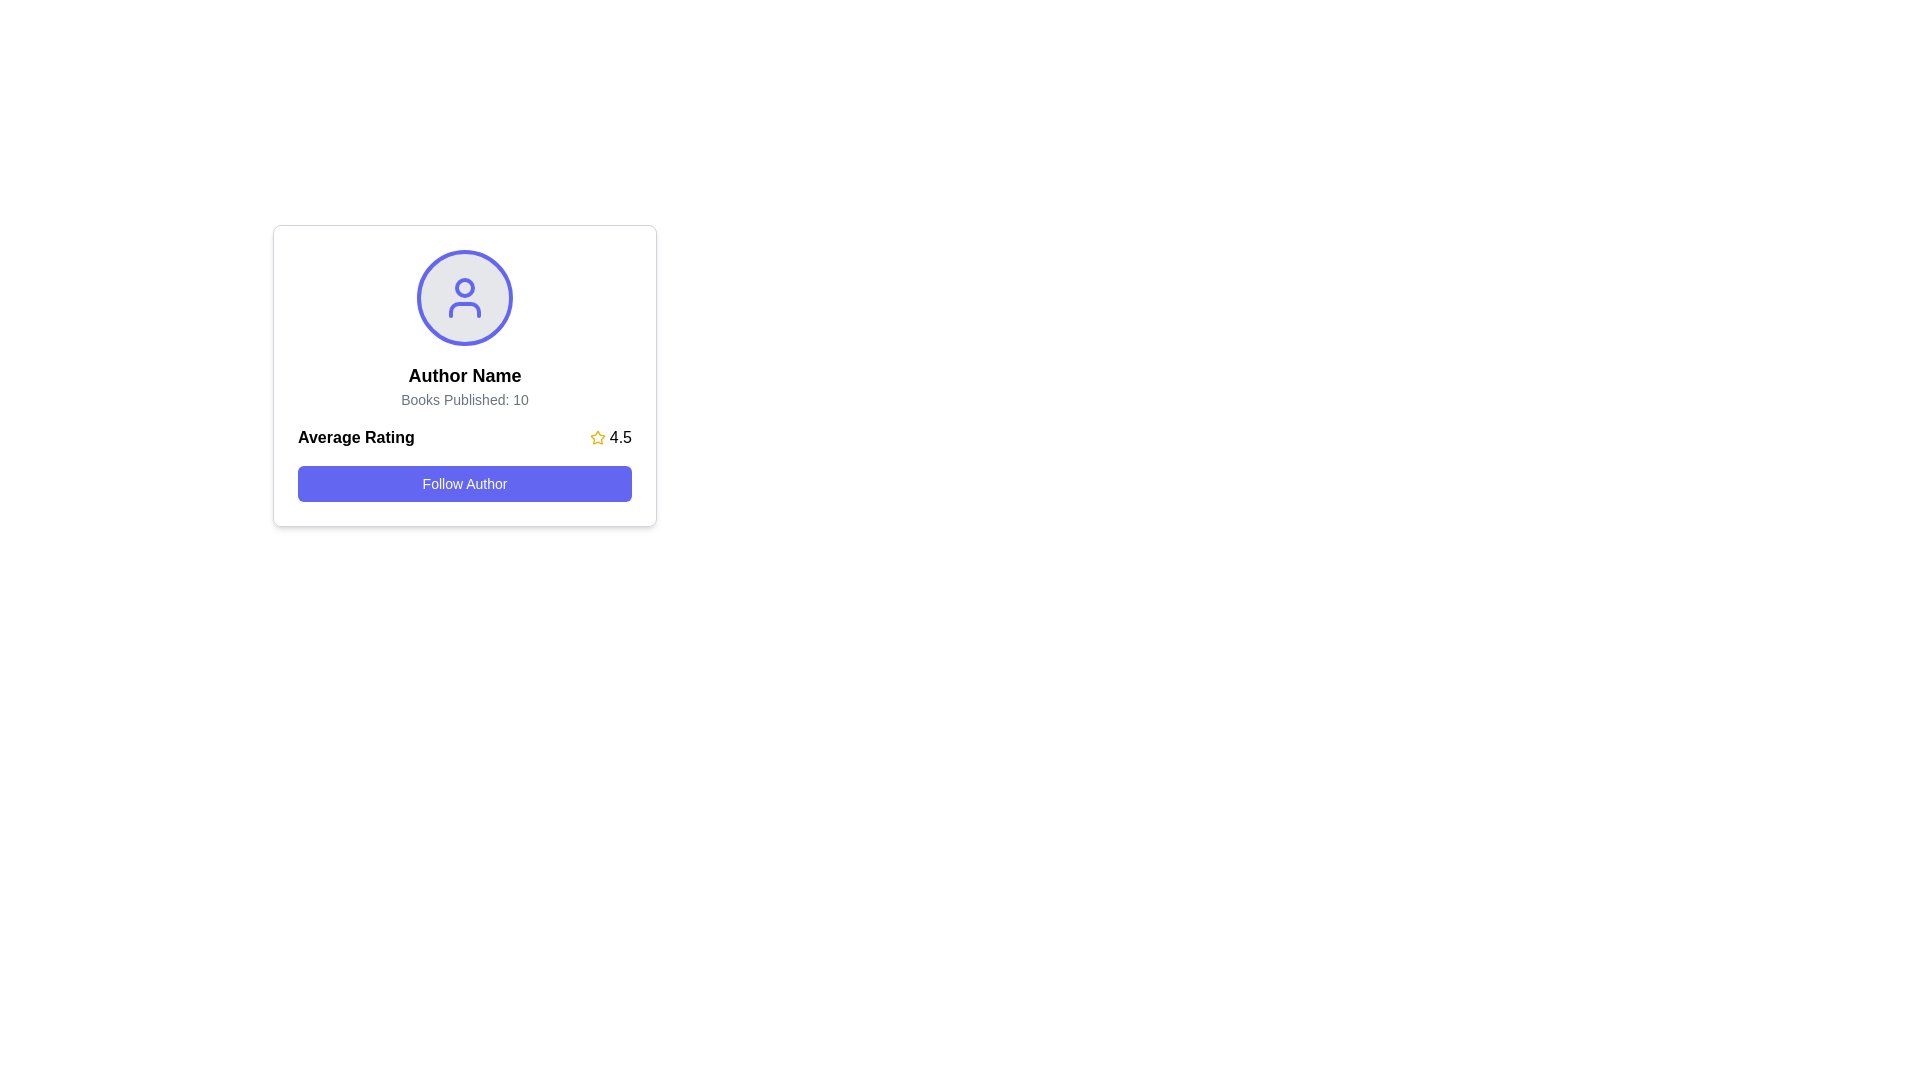 The width and height of the screenshot is (1920, 1080). I want to click on the rating Icon that visually represents the average rating value, located to the right of the 'Average Rating' label and numeric value, so click(596, 436).